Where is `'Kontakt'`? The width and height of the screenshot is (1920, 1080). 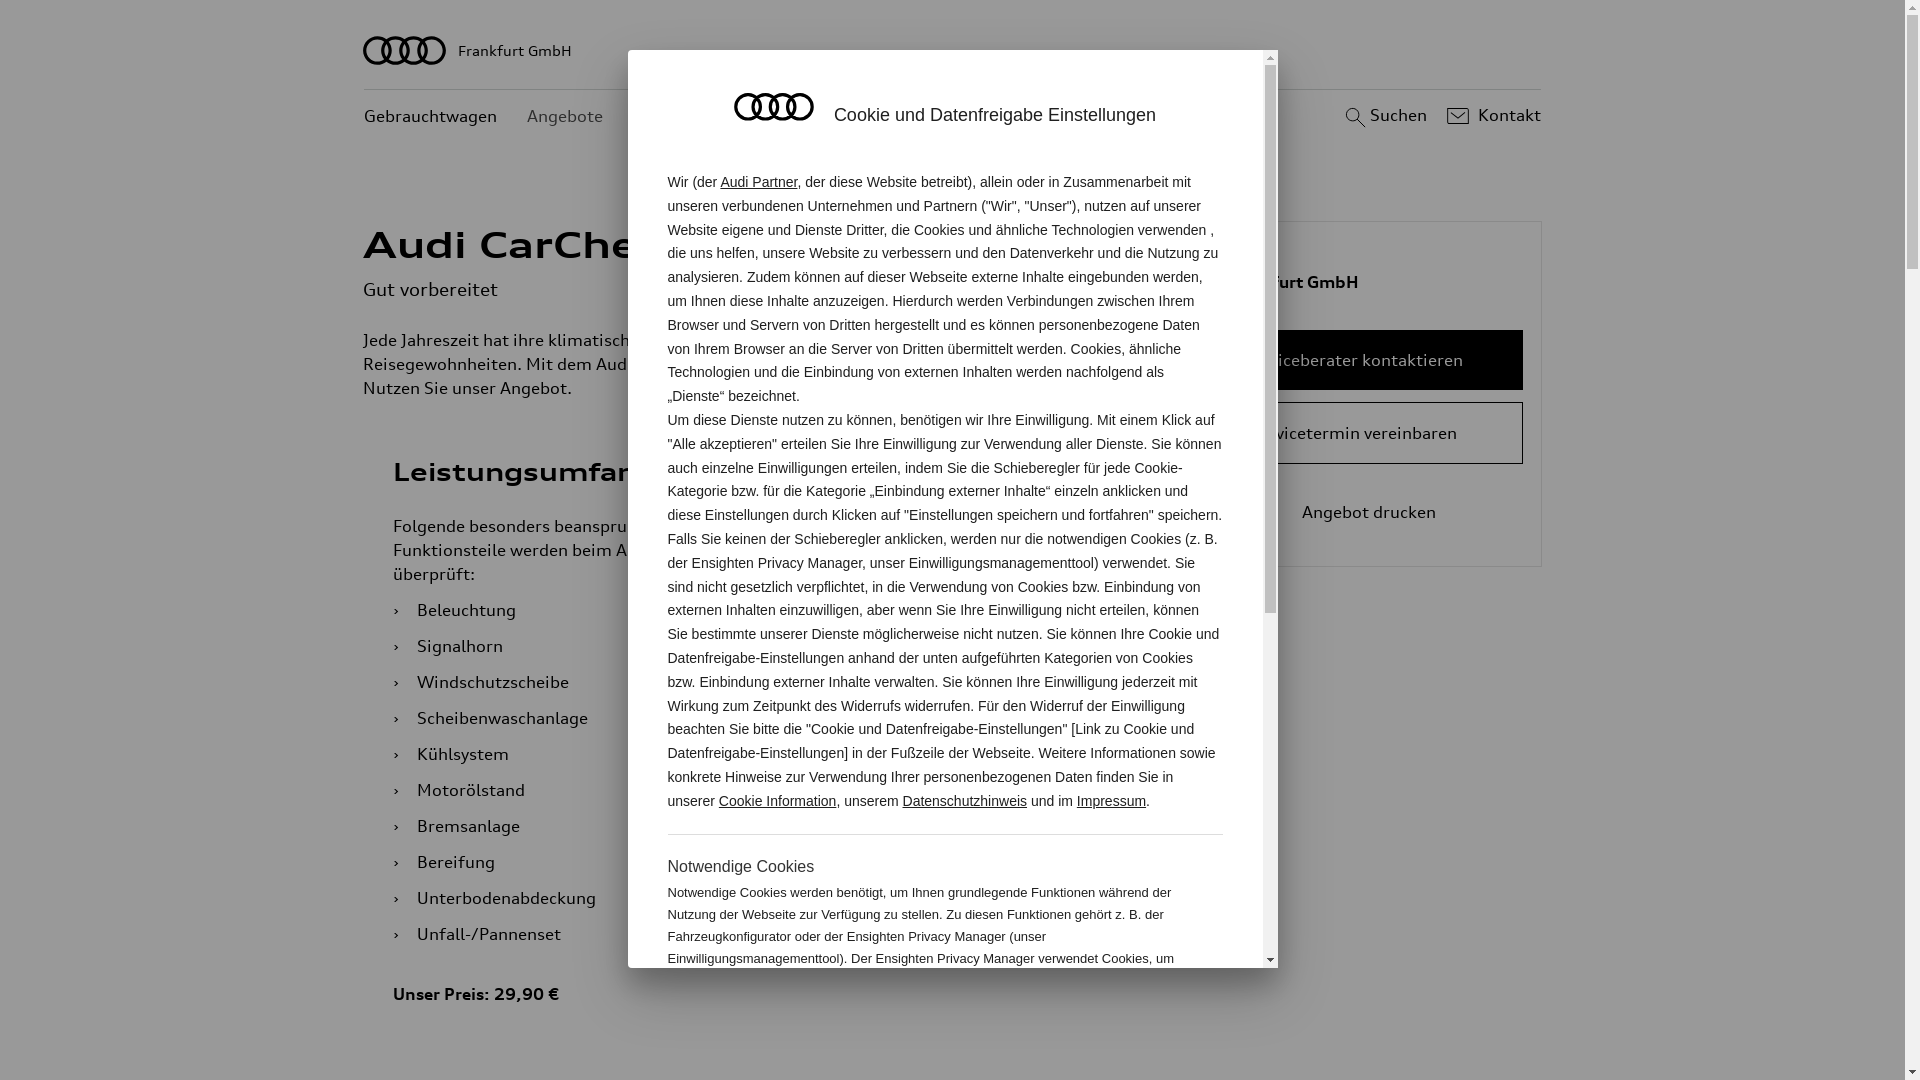 'Kontakt' is located at coordinates (1491, 115).